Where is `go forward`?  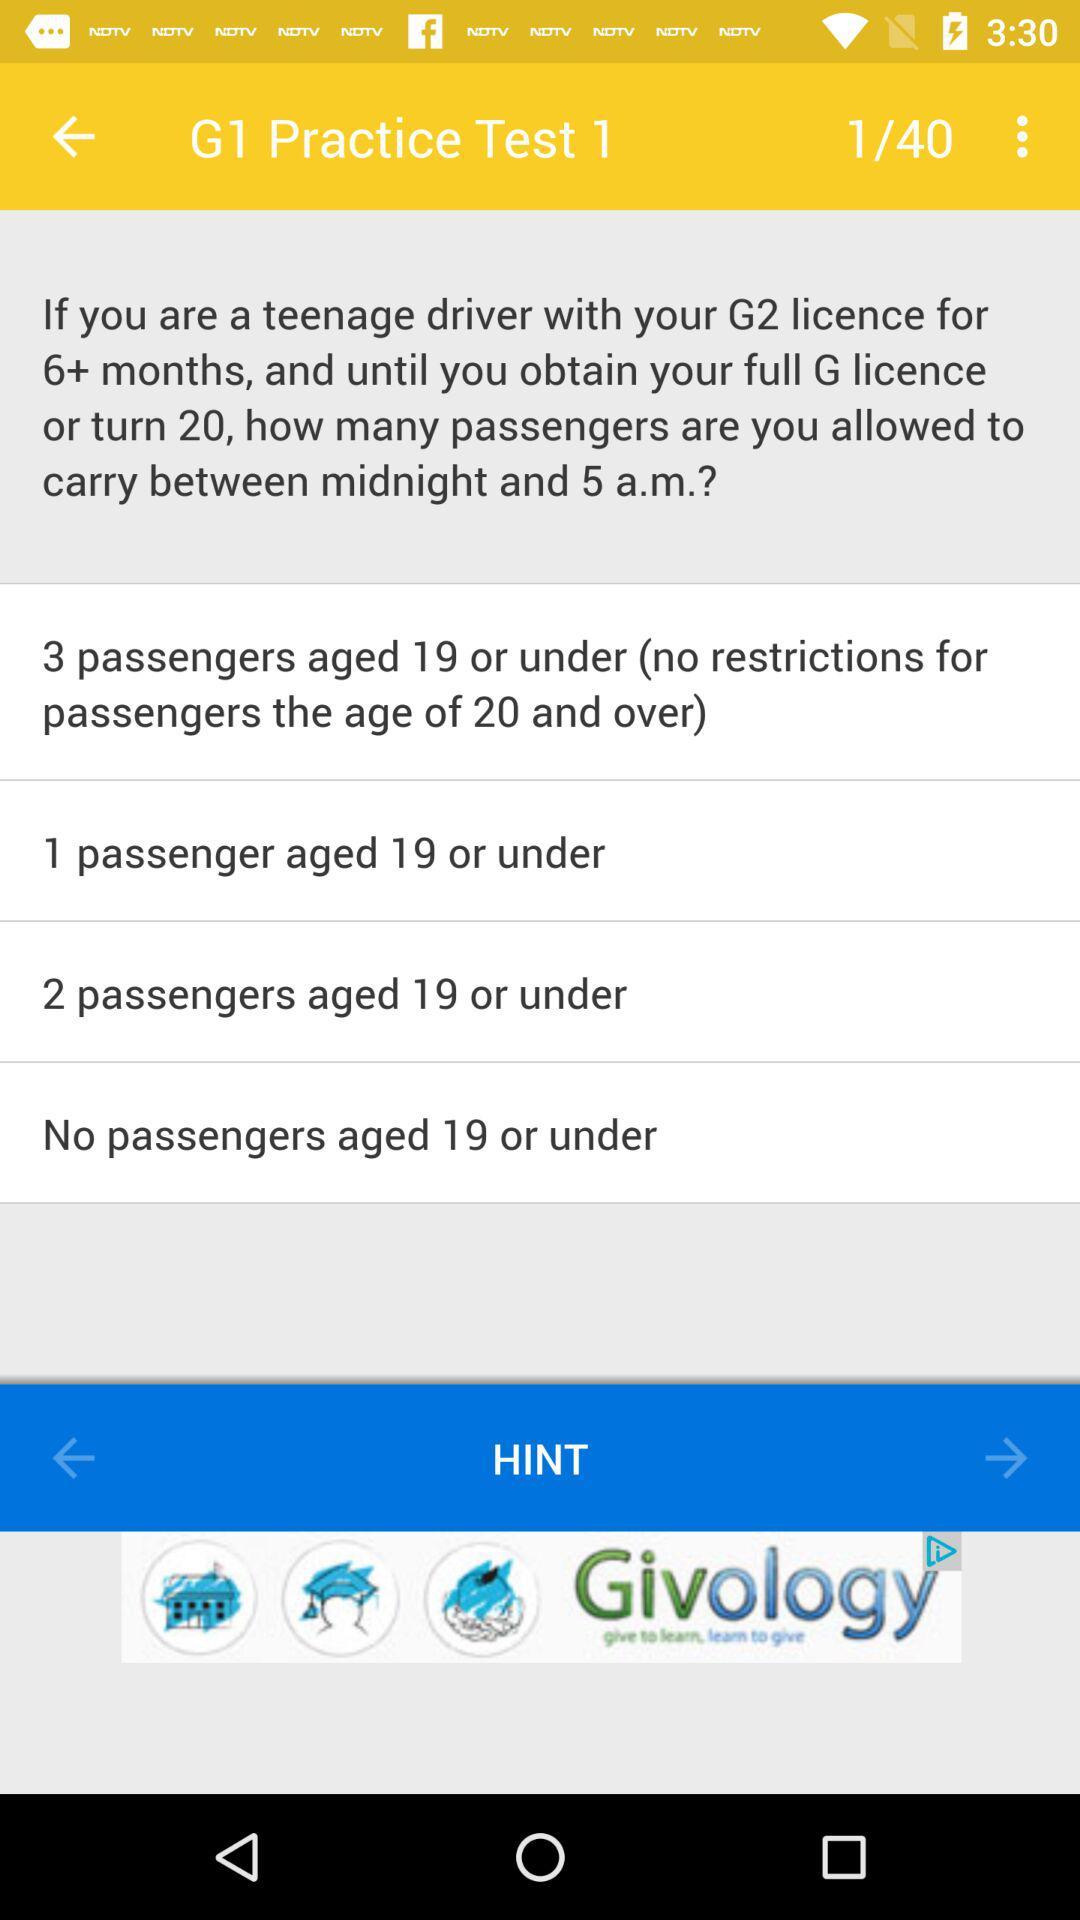
go forward is located at coordinates (1006, 1458).